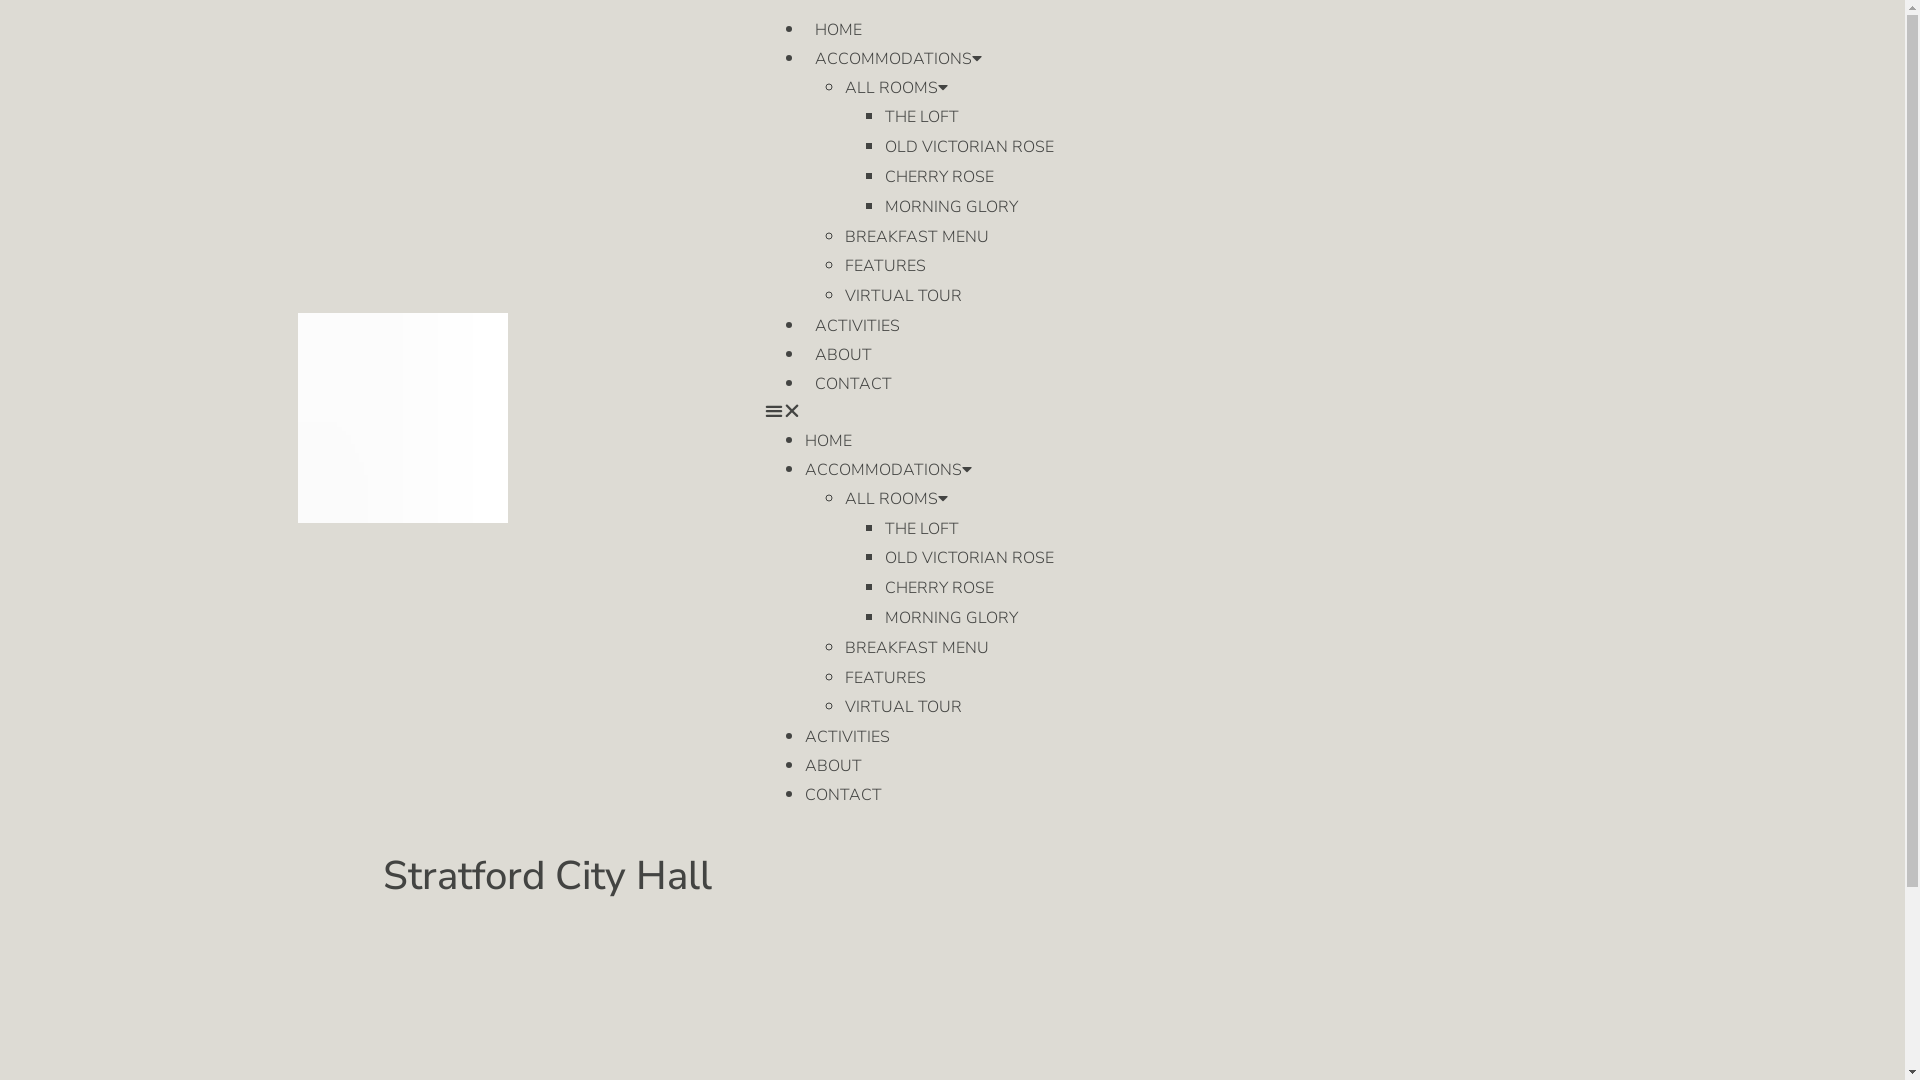  Describe the element at coordinates (838, 30) in the screenshot. I see `'HOME'` at that location.